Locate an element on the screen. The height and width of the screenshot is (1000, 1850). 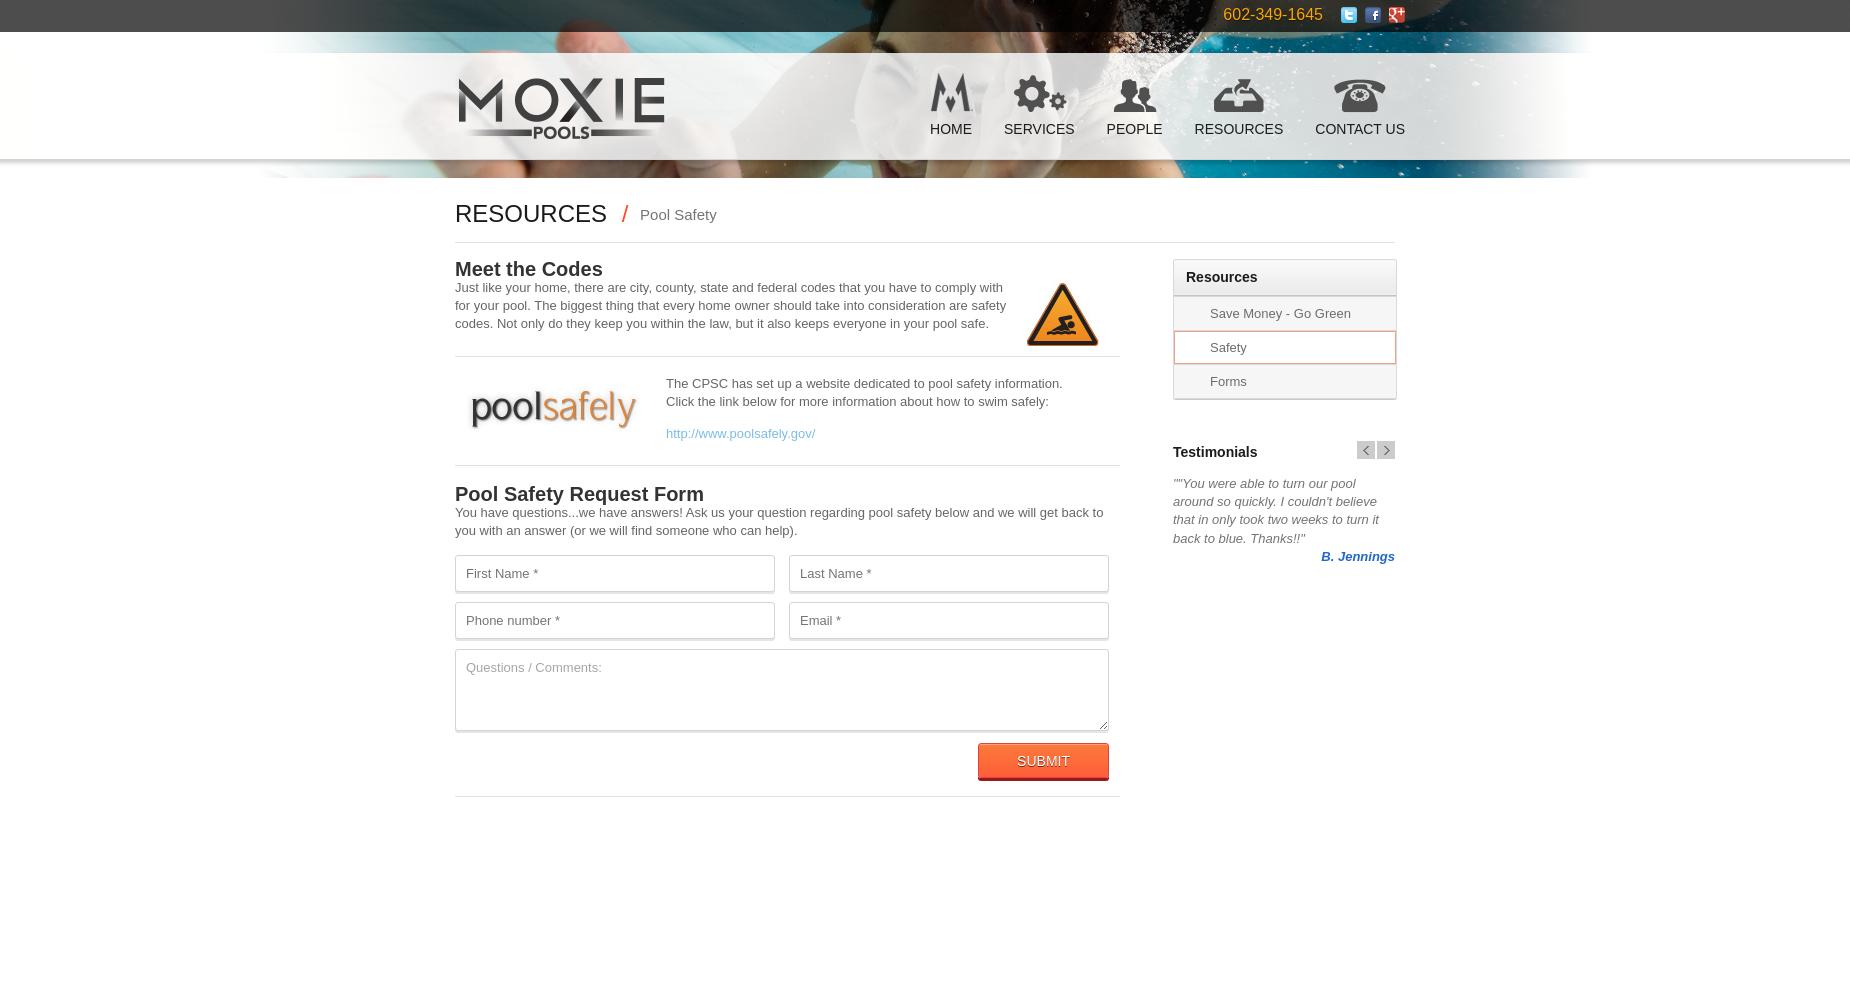
'resources' is located at coordinates (530, 212).